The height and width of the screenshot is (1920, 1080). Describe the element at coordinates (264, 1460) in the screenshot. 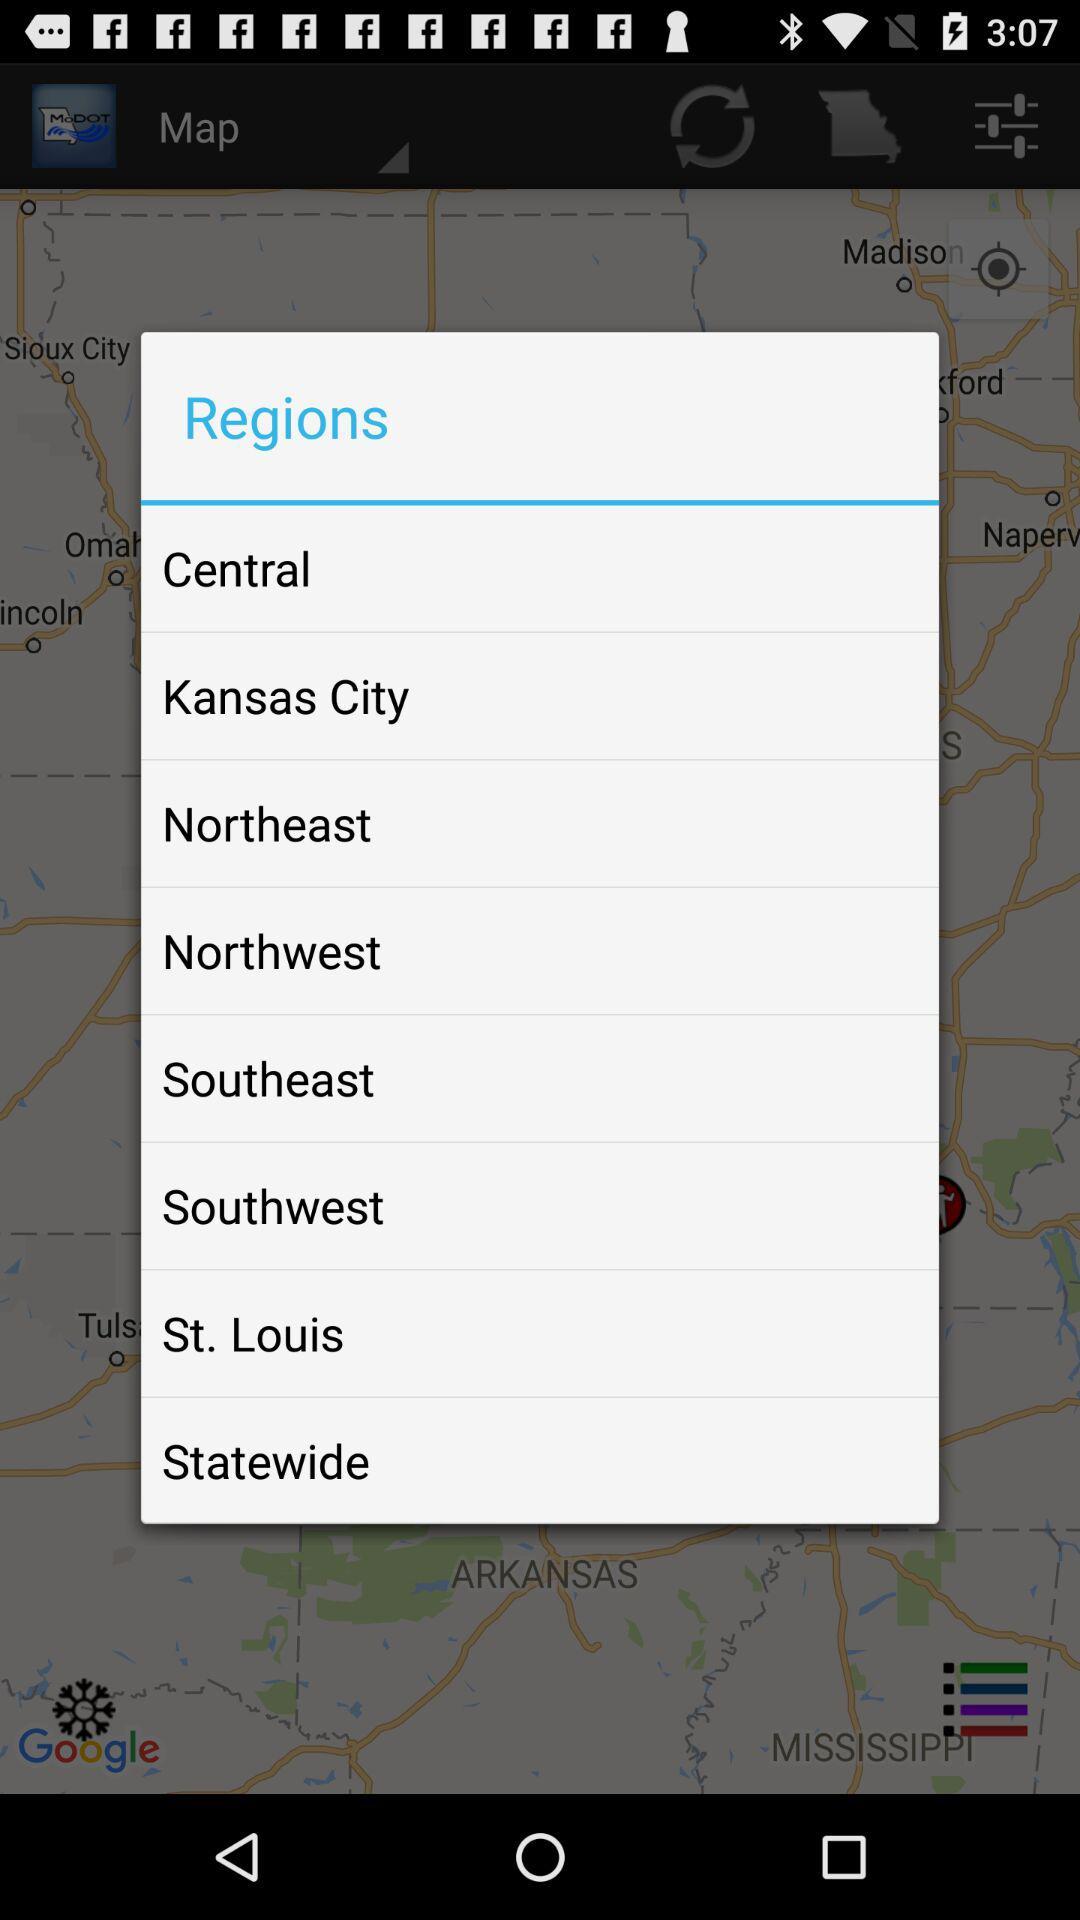

I see `icon below st. louis app` at that location.